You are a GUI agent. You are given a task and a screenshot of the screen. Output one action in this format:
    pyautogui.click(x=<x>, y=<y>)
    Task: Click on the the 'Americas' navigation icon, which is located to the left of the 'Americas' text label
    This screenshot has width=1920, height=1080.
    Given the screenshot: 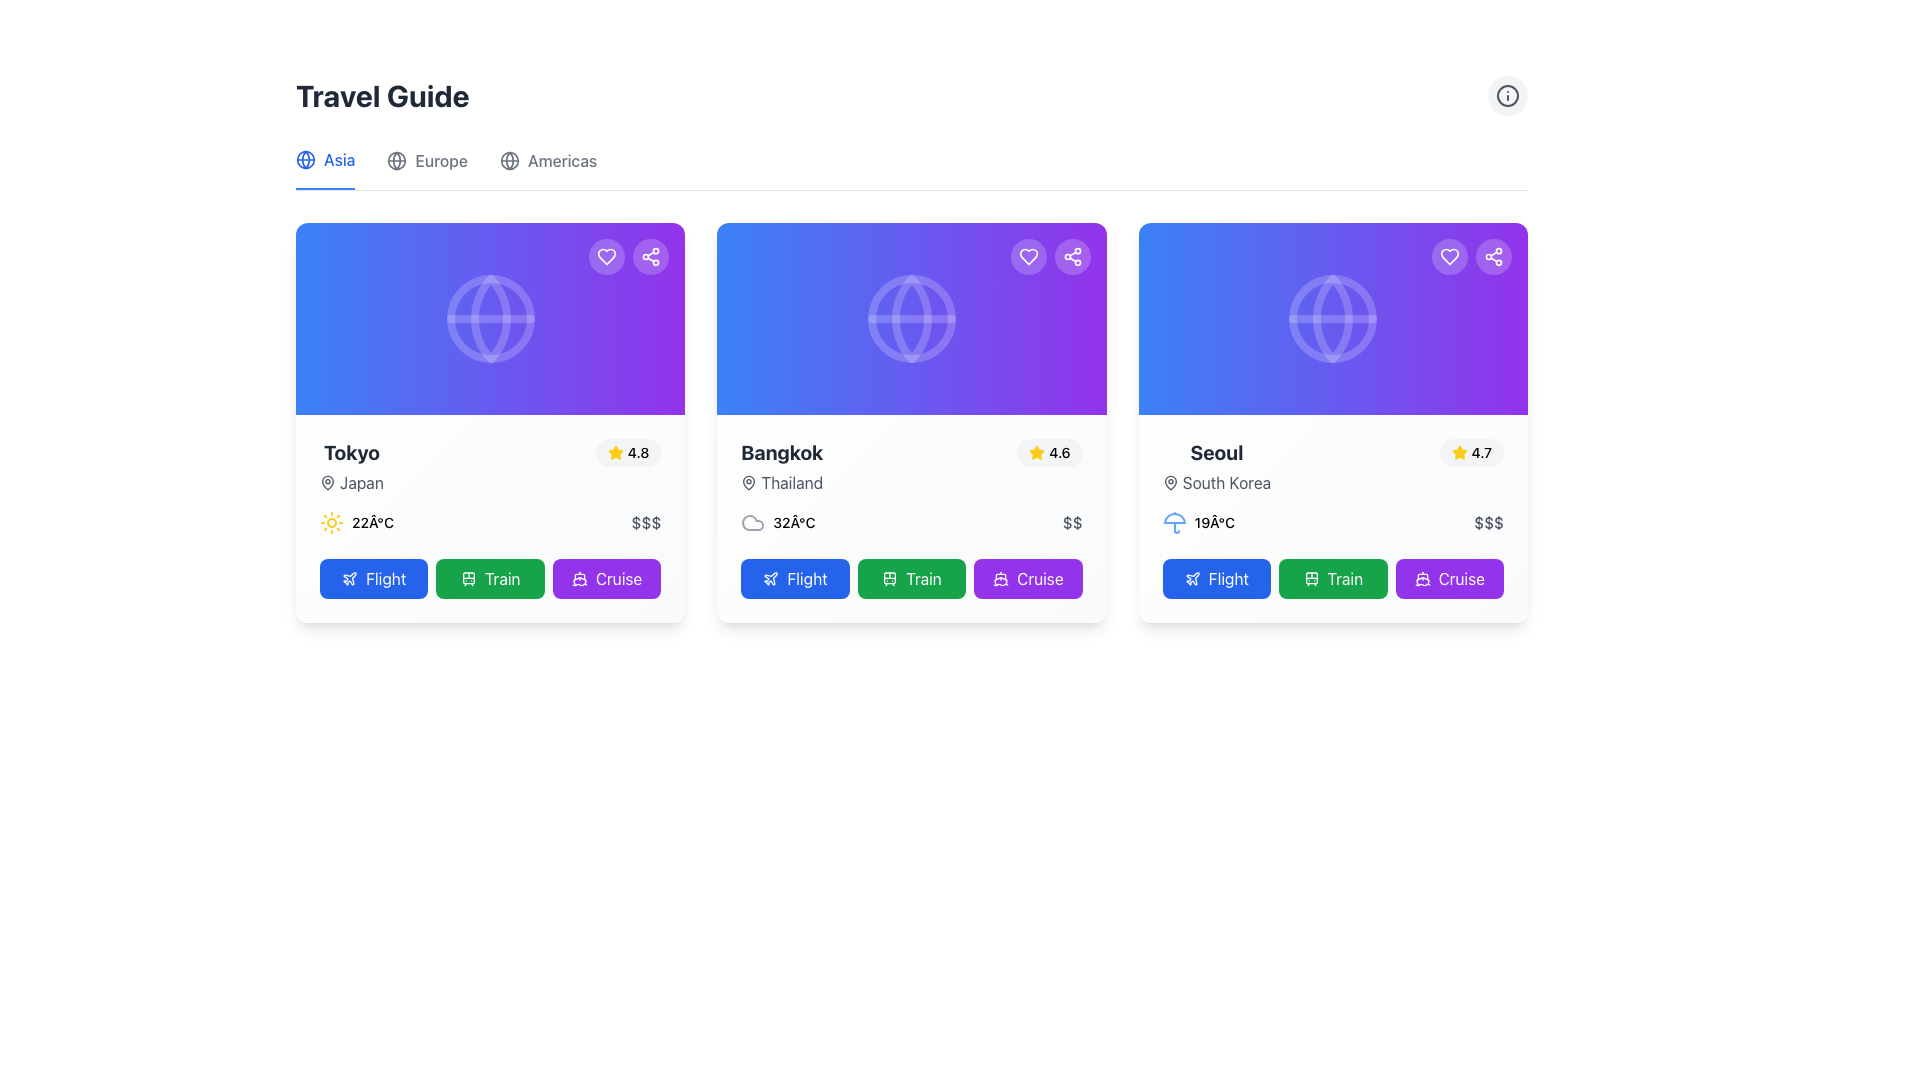 What is the action you would take?
    pyautogui.click(x=509, y=160)
    